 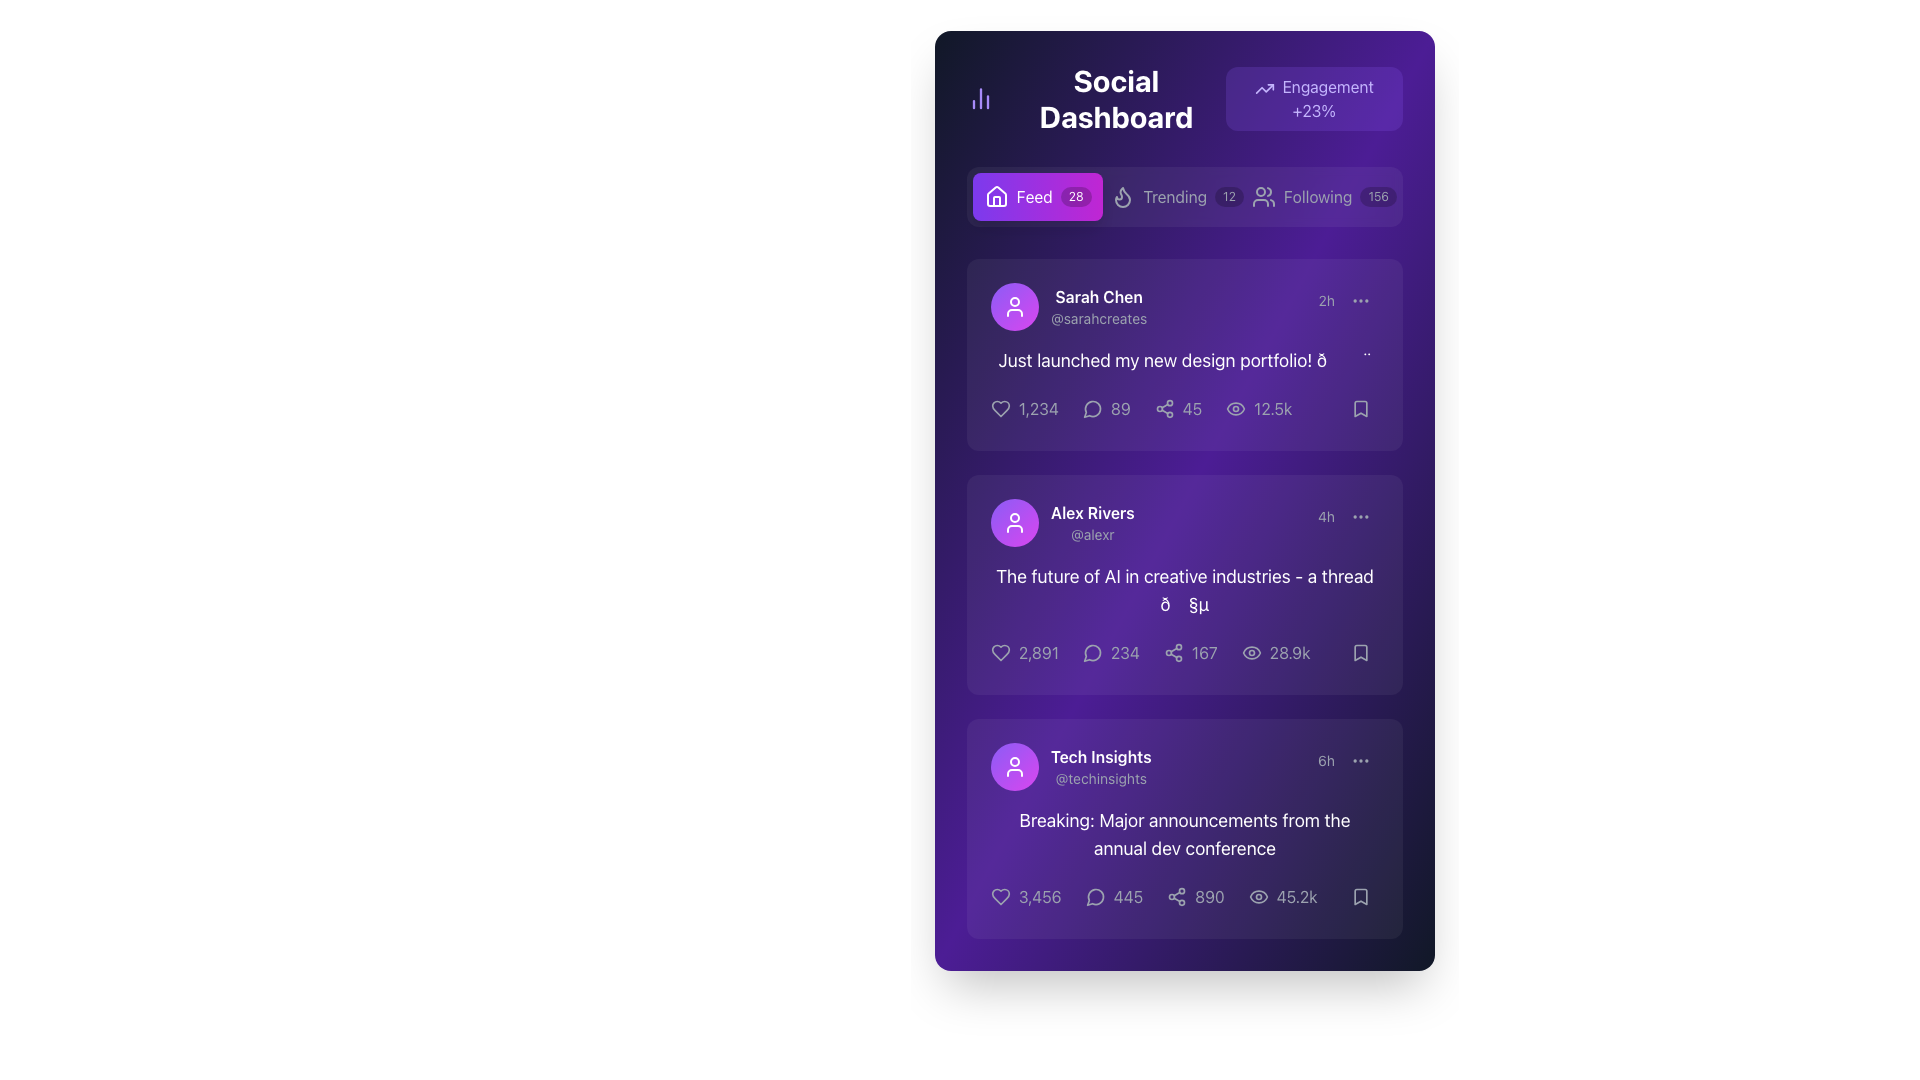 What do you see at coordinates (1177, 896) in the screenshot?
I see `the share icon button located in the lower section of the post card, aligned to the left of the textual number '890'` at bounding box center [1177, 896].